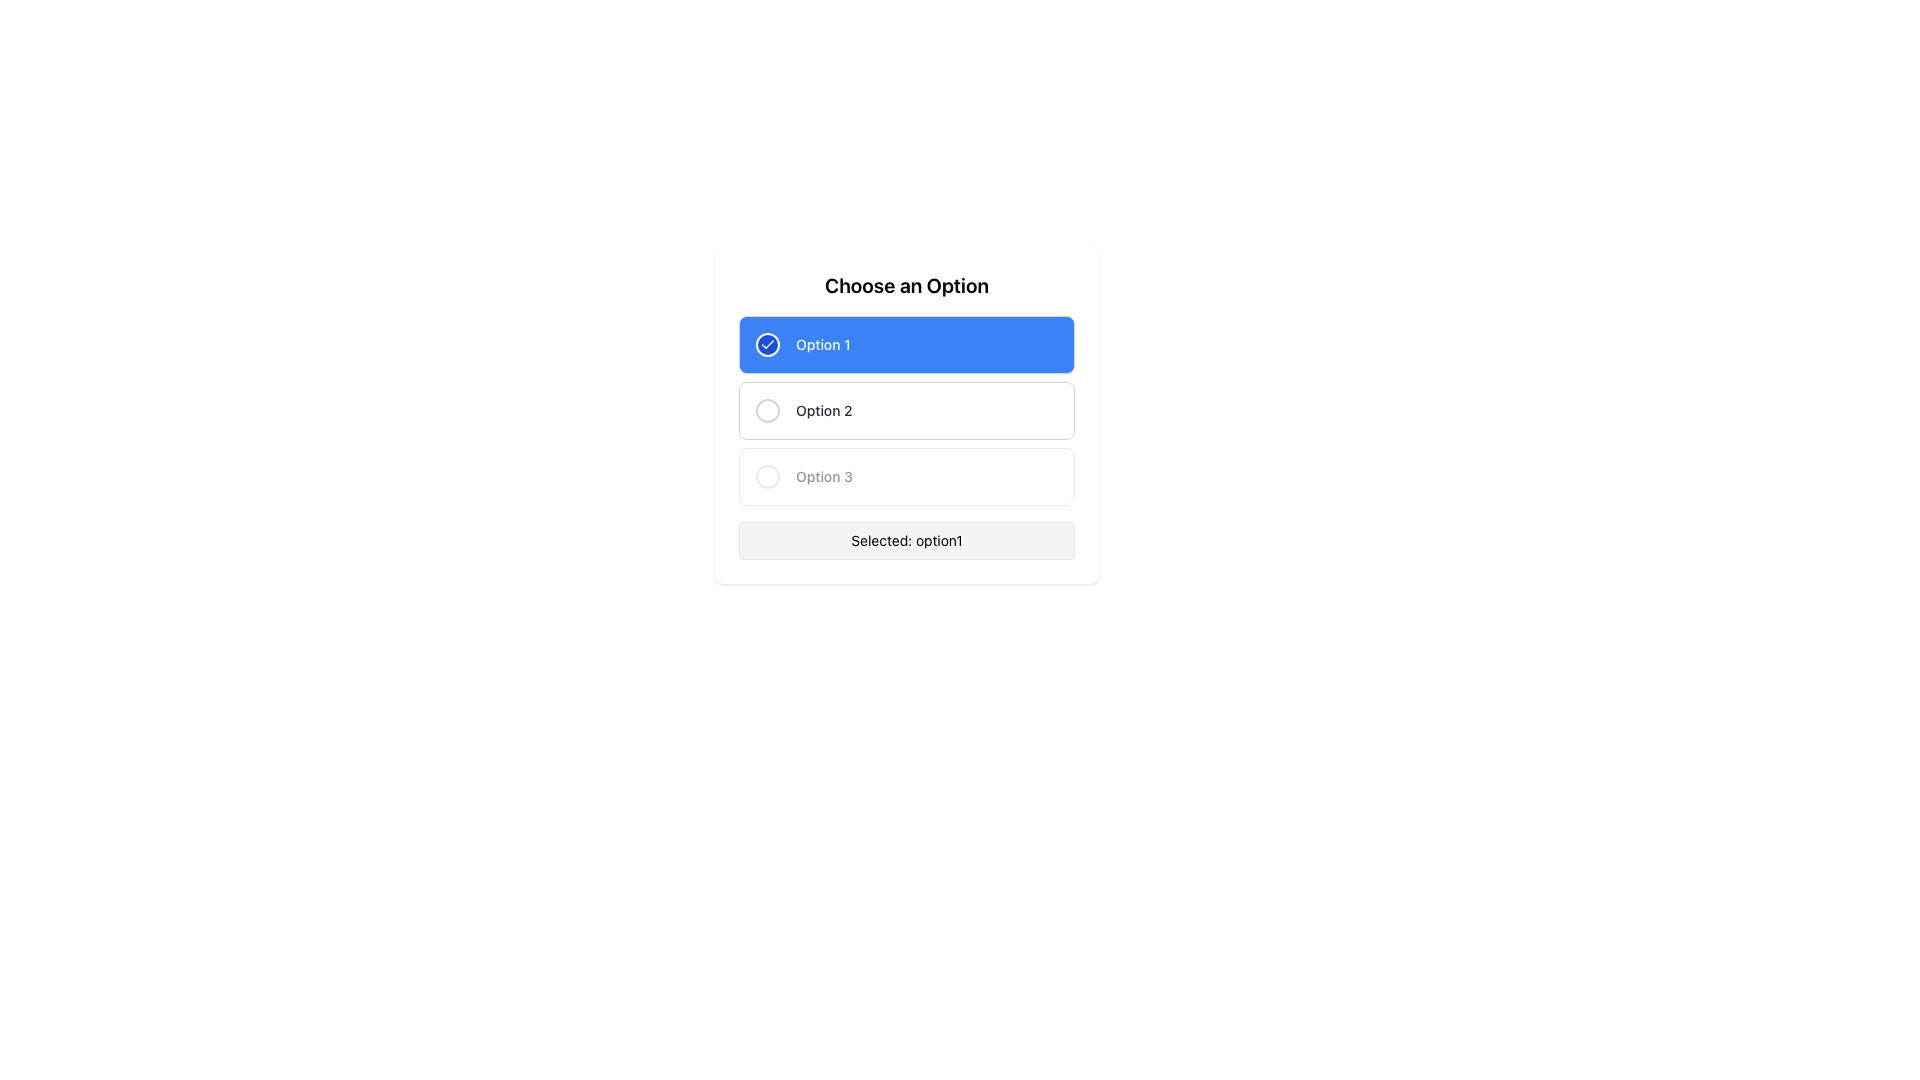 The image size is (1920, 1080). What do you see at coordinates (824, 410) in the screenshot?
I see `the static label text 'Option 2' which is styled with medium font weight and small size, located to the right of the circular indicator within the second interactive option box in a vertical selection list` at bounding box center [824, 410].